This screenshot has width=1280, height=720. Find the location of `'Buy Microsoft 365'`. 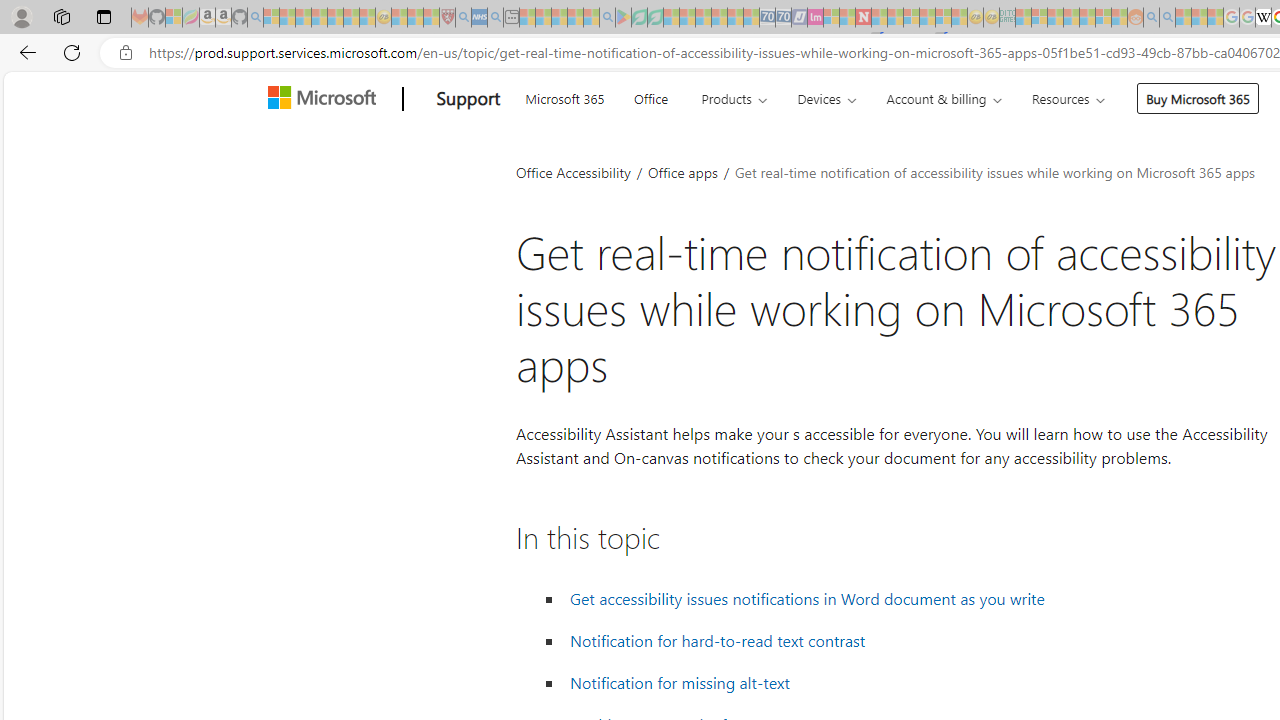

'Buy Microsoft 365' is located at coordinates (1198, 98).